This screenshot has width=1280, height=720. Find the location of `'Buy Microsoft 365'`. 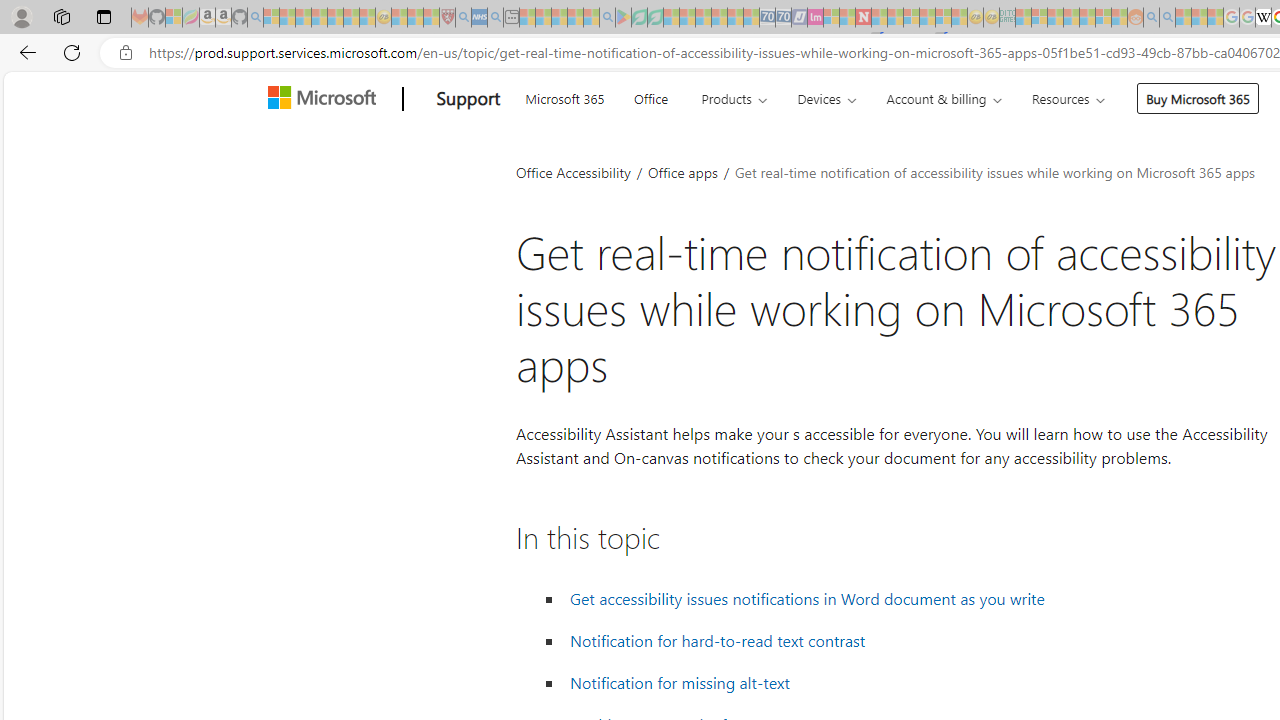

'Buy Microsoft 365' is located at coordinates (1198, 98).